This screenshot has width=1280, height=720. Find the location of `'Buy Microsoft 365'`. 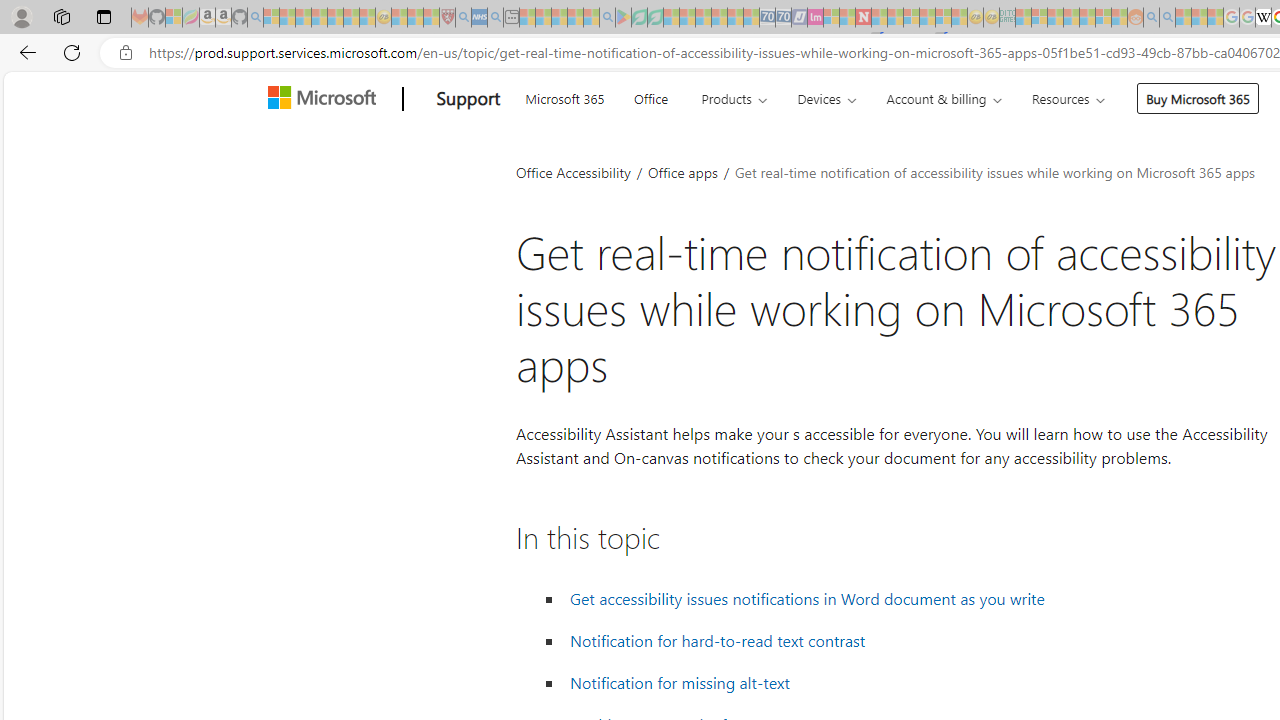

'Buy Microsoft 365' is located at coordinates (1198, 98).